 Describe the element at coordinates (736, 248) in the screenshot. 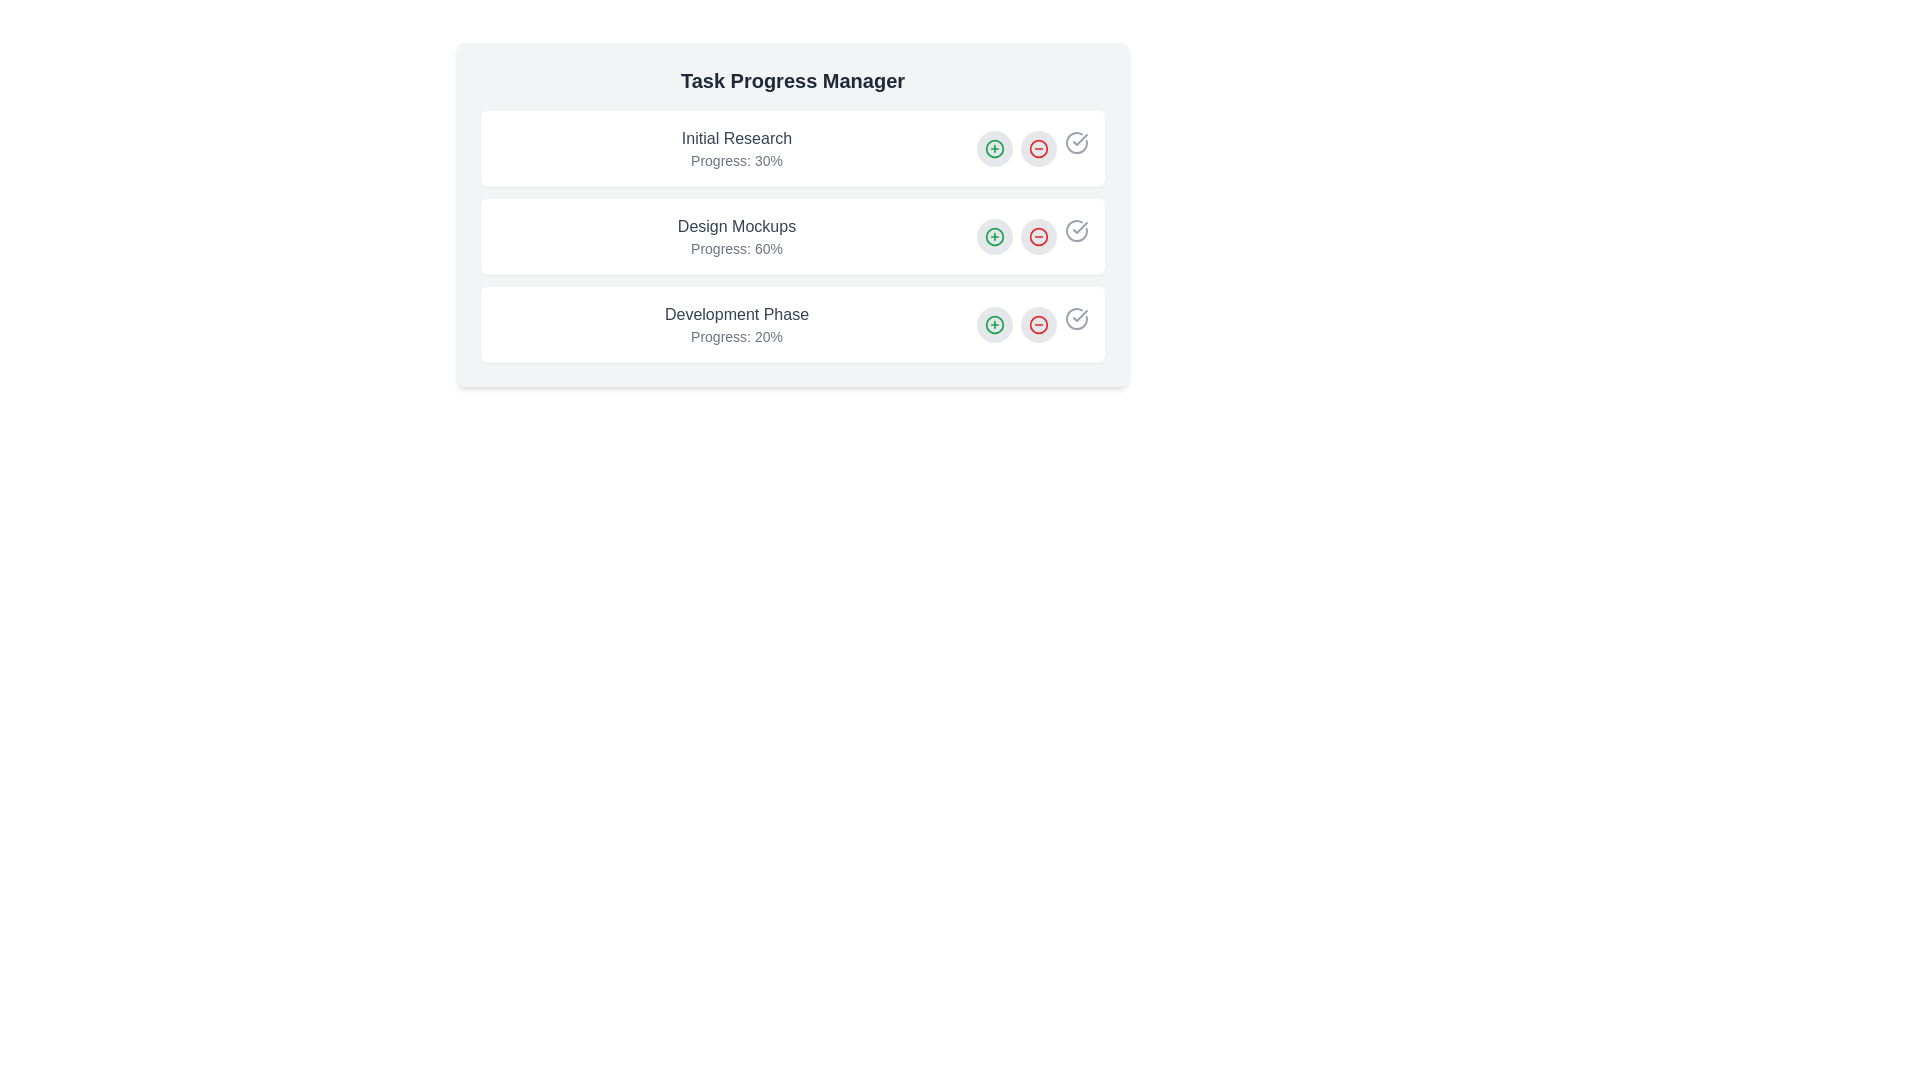

I see `the static text element displaying 'Progress: 60%' which is located below 'Design Mockups' in the middle task item of the list` at that location.